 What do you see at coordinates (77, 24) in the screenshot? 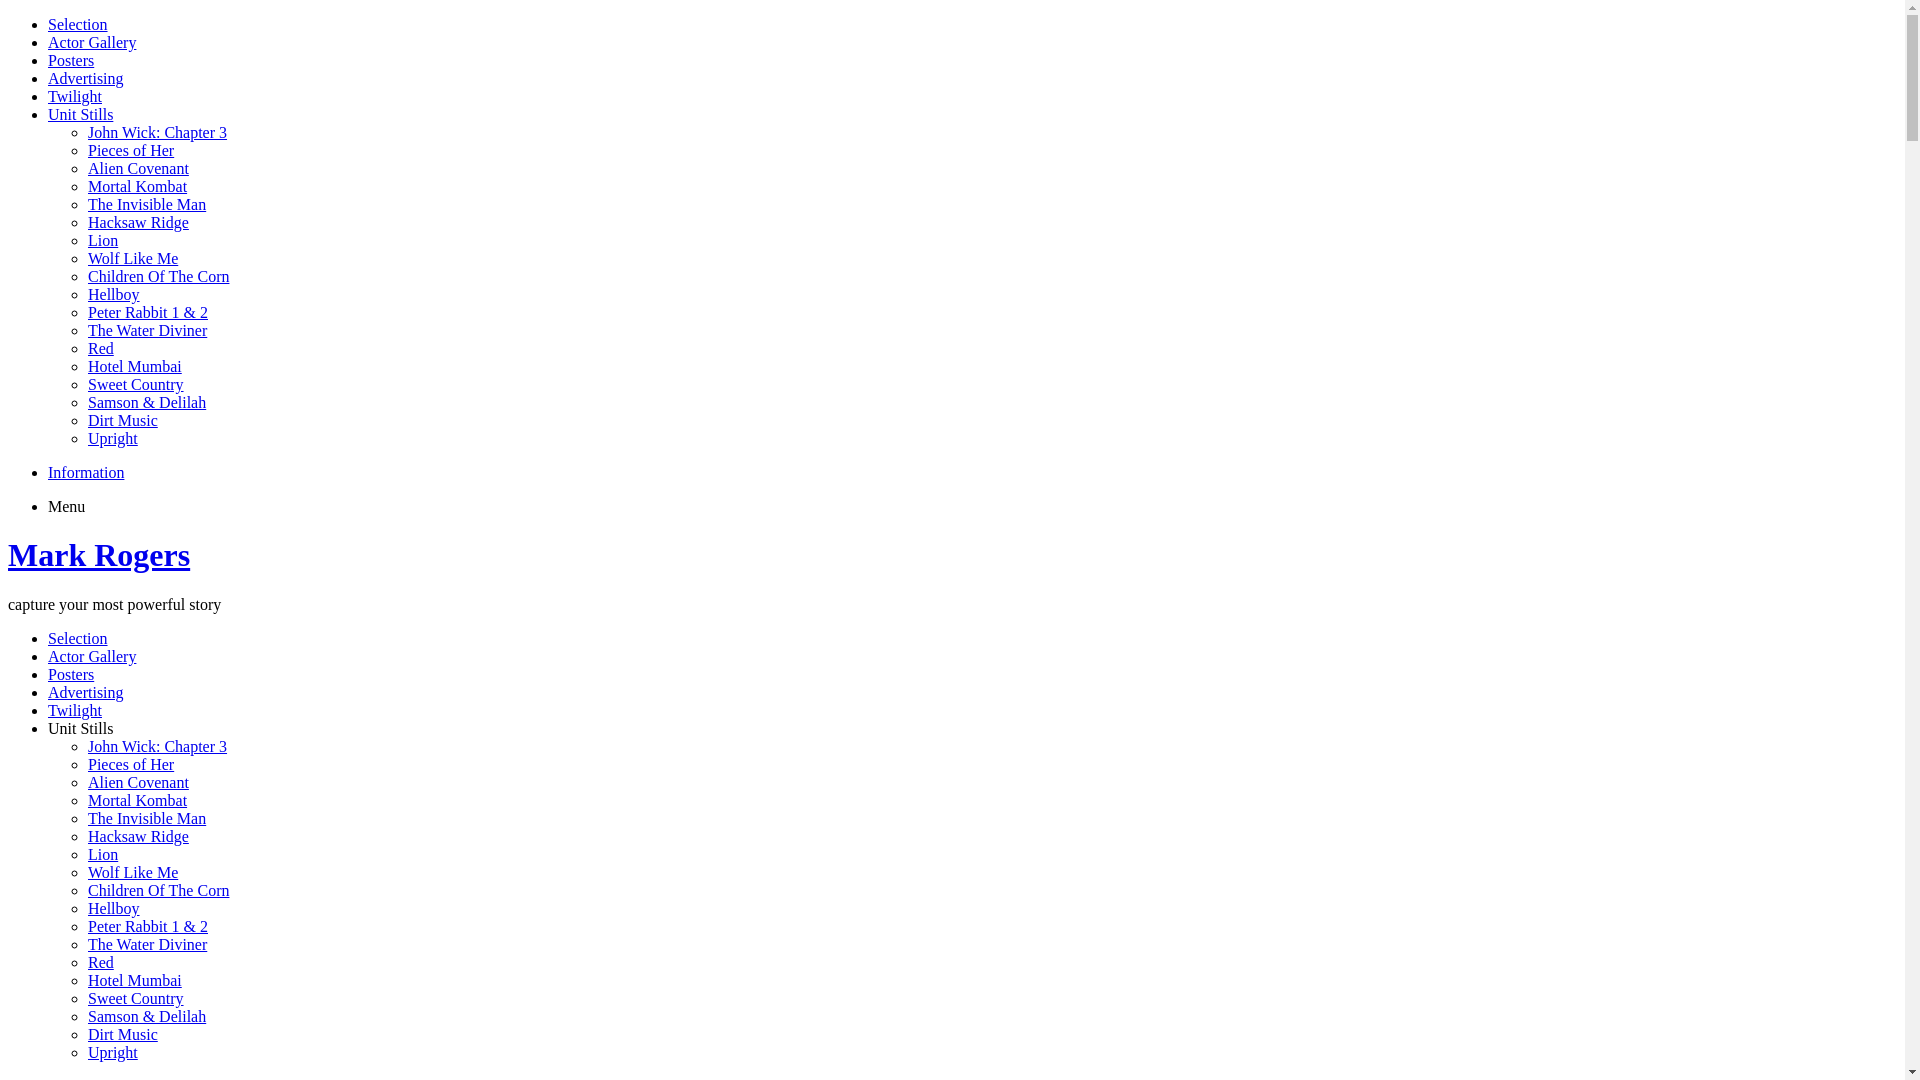
I see `'Selection'` at bounding box center [77, 24].